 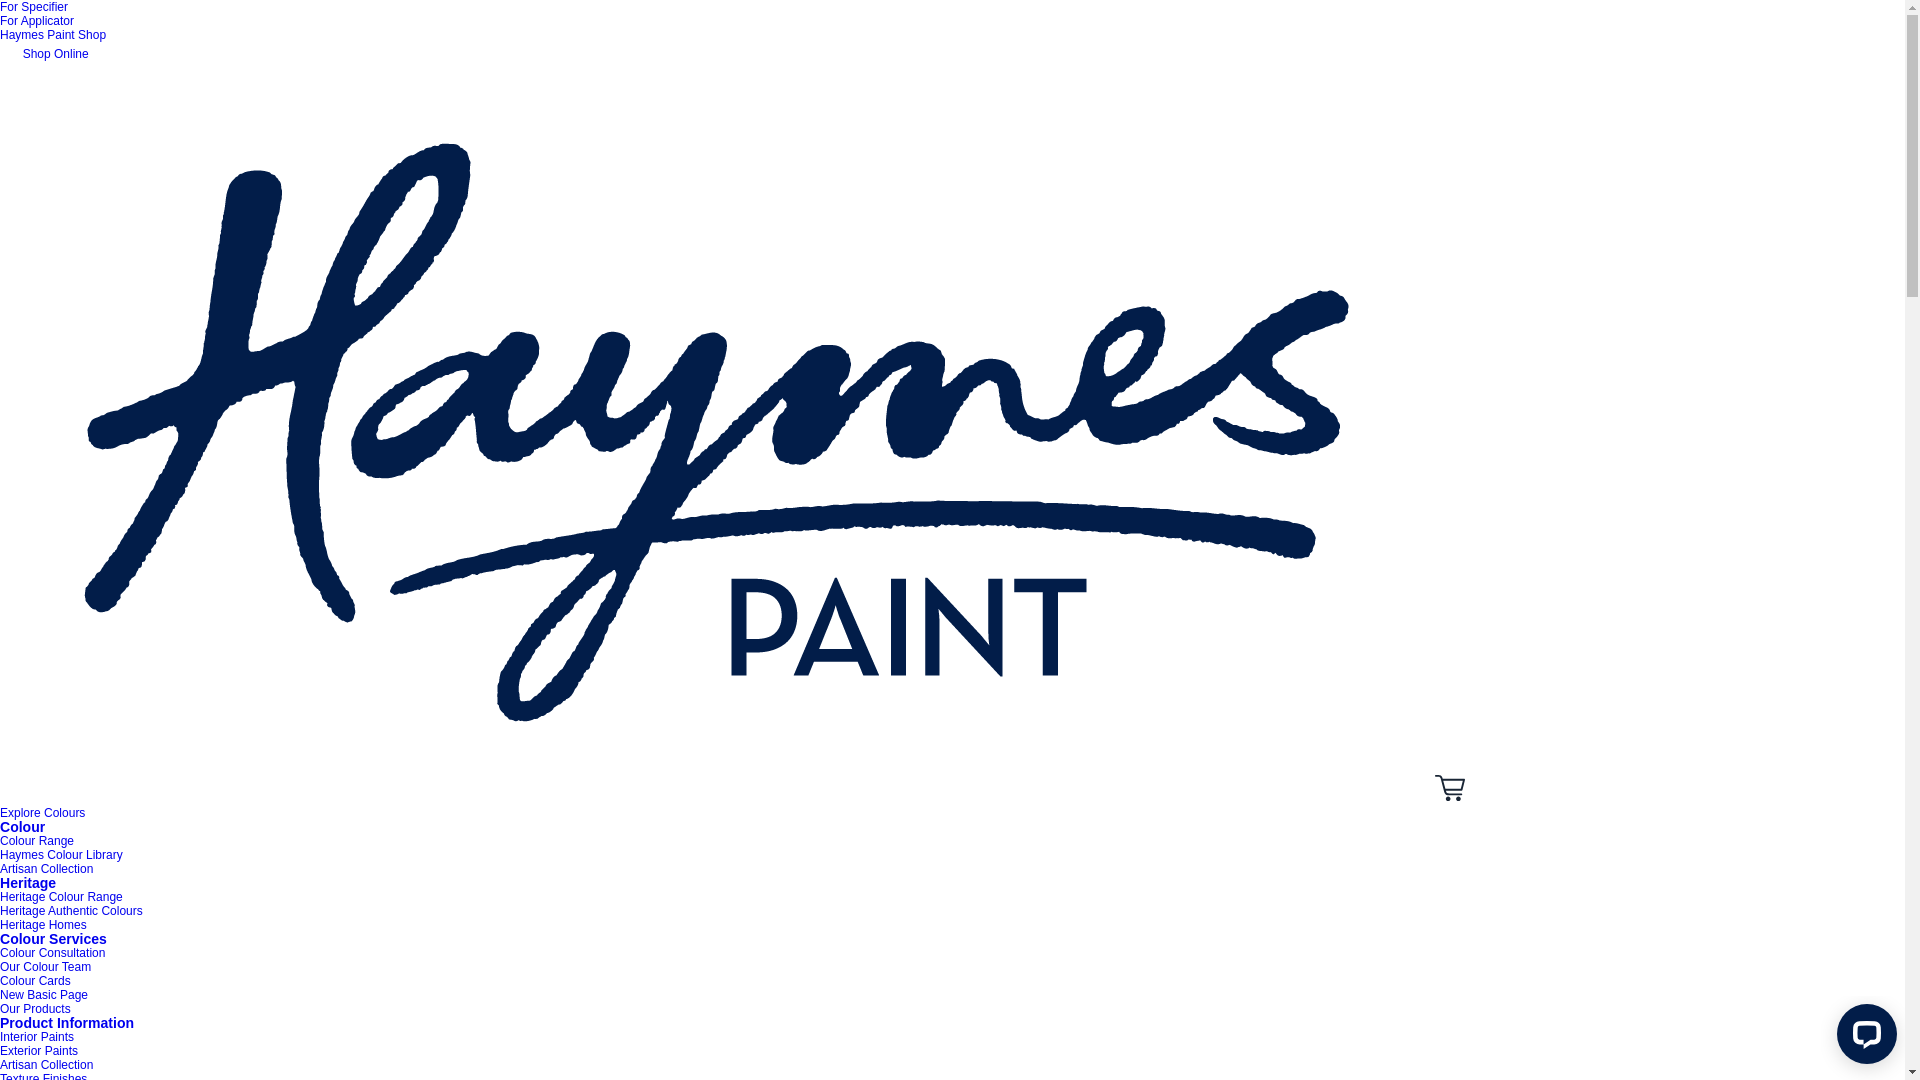 What do you see at coordinates (35, 1009) in the screenshot?
I see `'Our Products'` at bounding box center [35, 1009].